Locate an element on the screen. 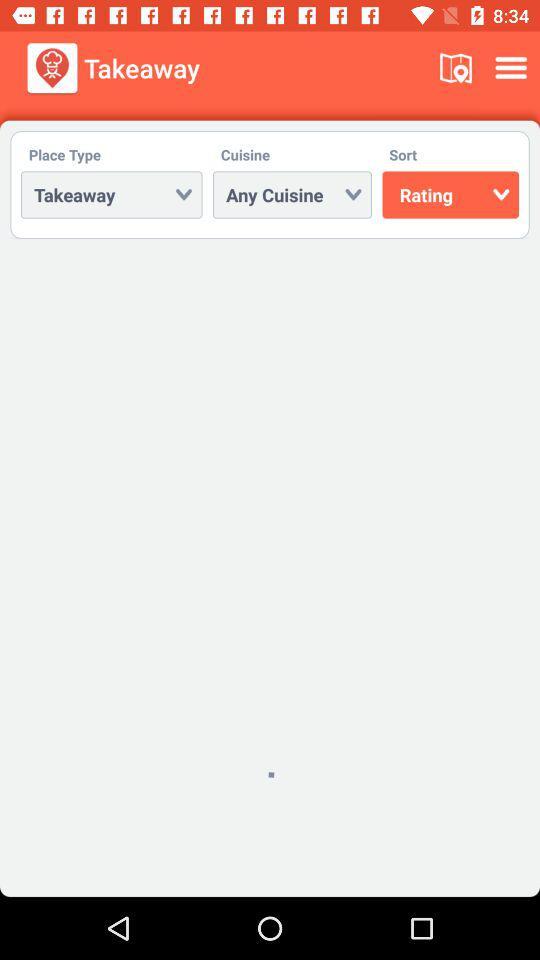 Image resolution: width=540 pixels, height=960 pixels. the drop down under cuisine is located at coordinates (291, 194).